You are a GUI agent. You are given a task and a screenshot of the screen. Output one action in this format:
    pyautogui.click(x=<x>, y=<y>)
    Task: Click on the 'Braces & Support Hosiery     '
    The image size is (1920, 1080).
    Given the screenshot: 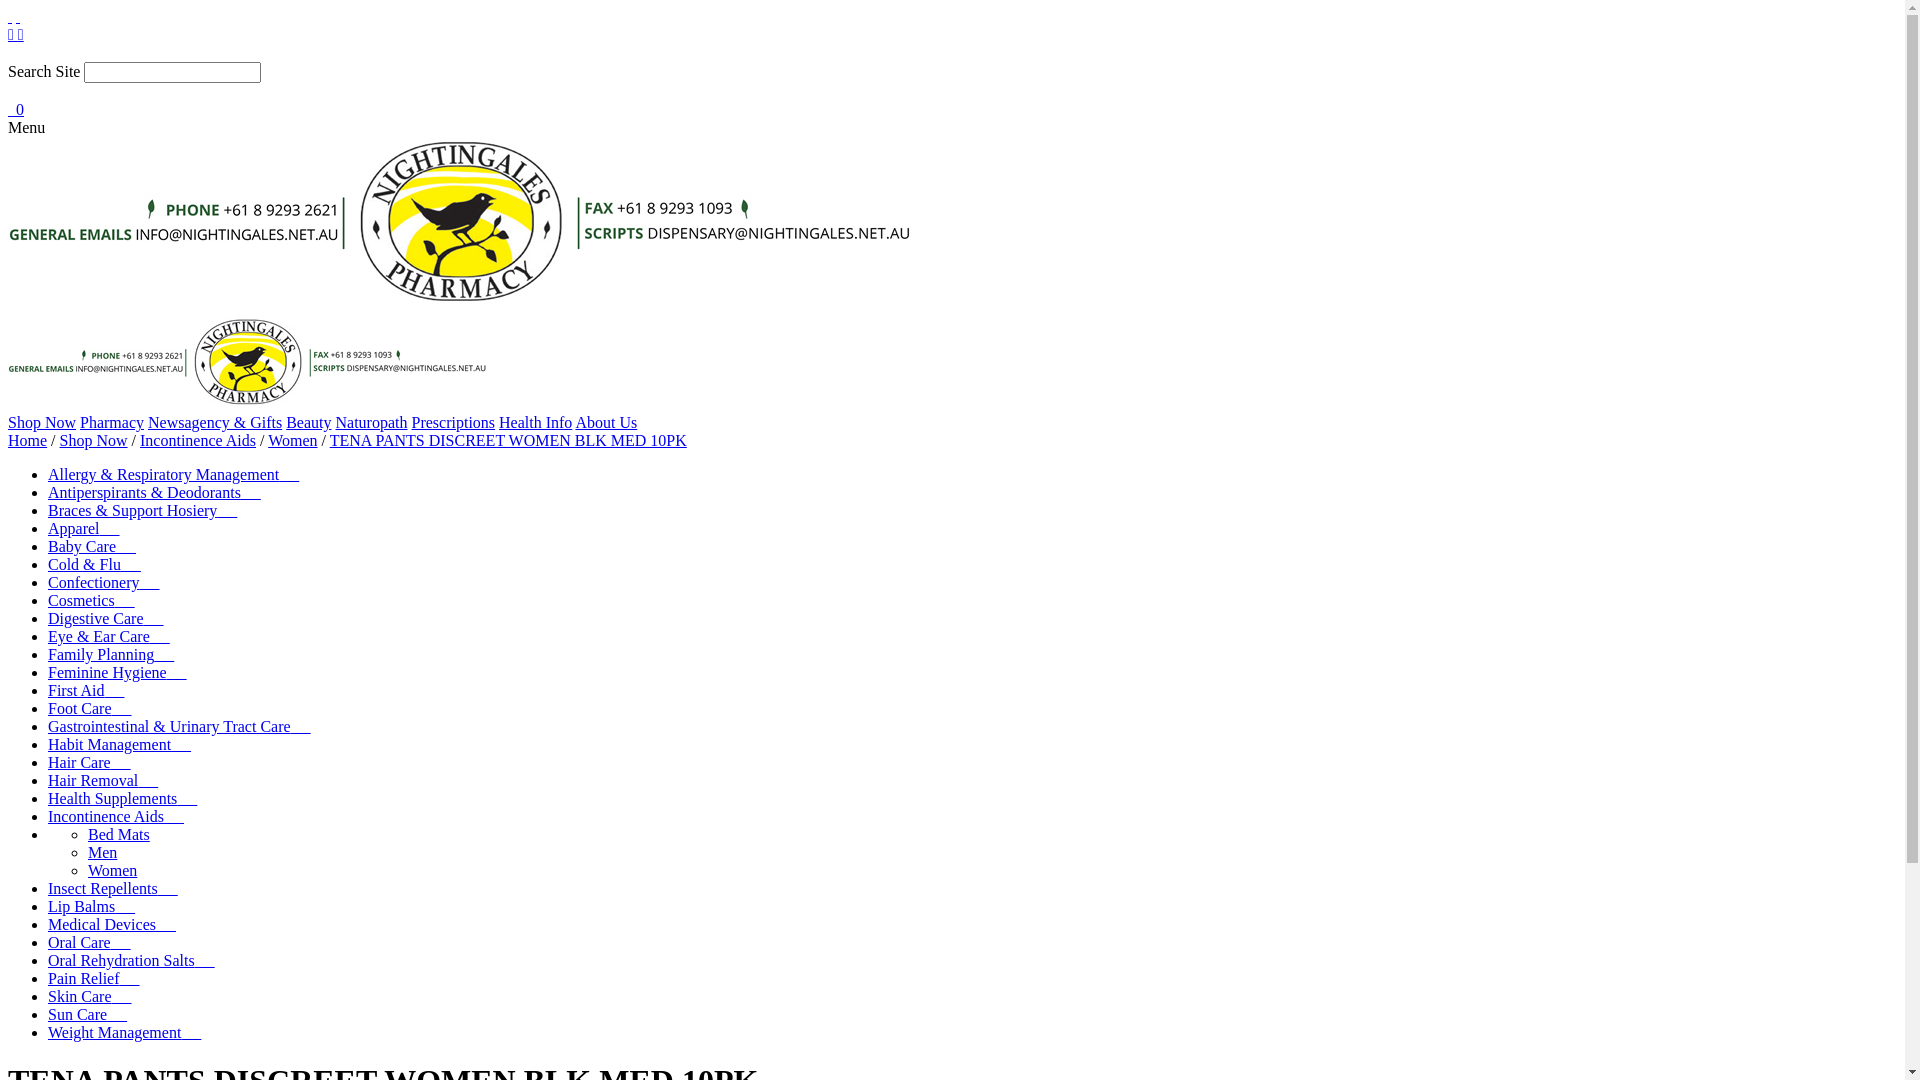 What is the action you would take?
    pyautogui.click(x=141, y=509)
    